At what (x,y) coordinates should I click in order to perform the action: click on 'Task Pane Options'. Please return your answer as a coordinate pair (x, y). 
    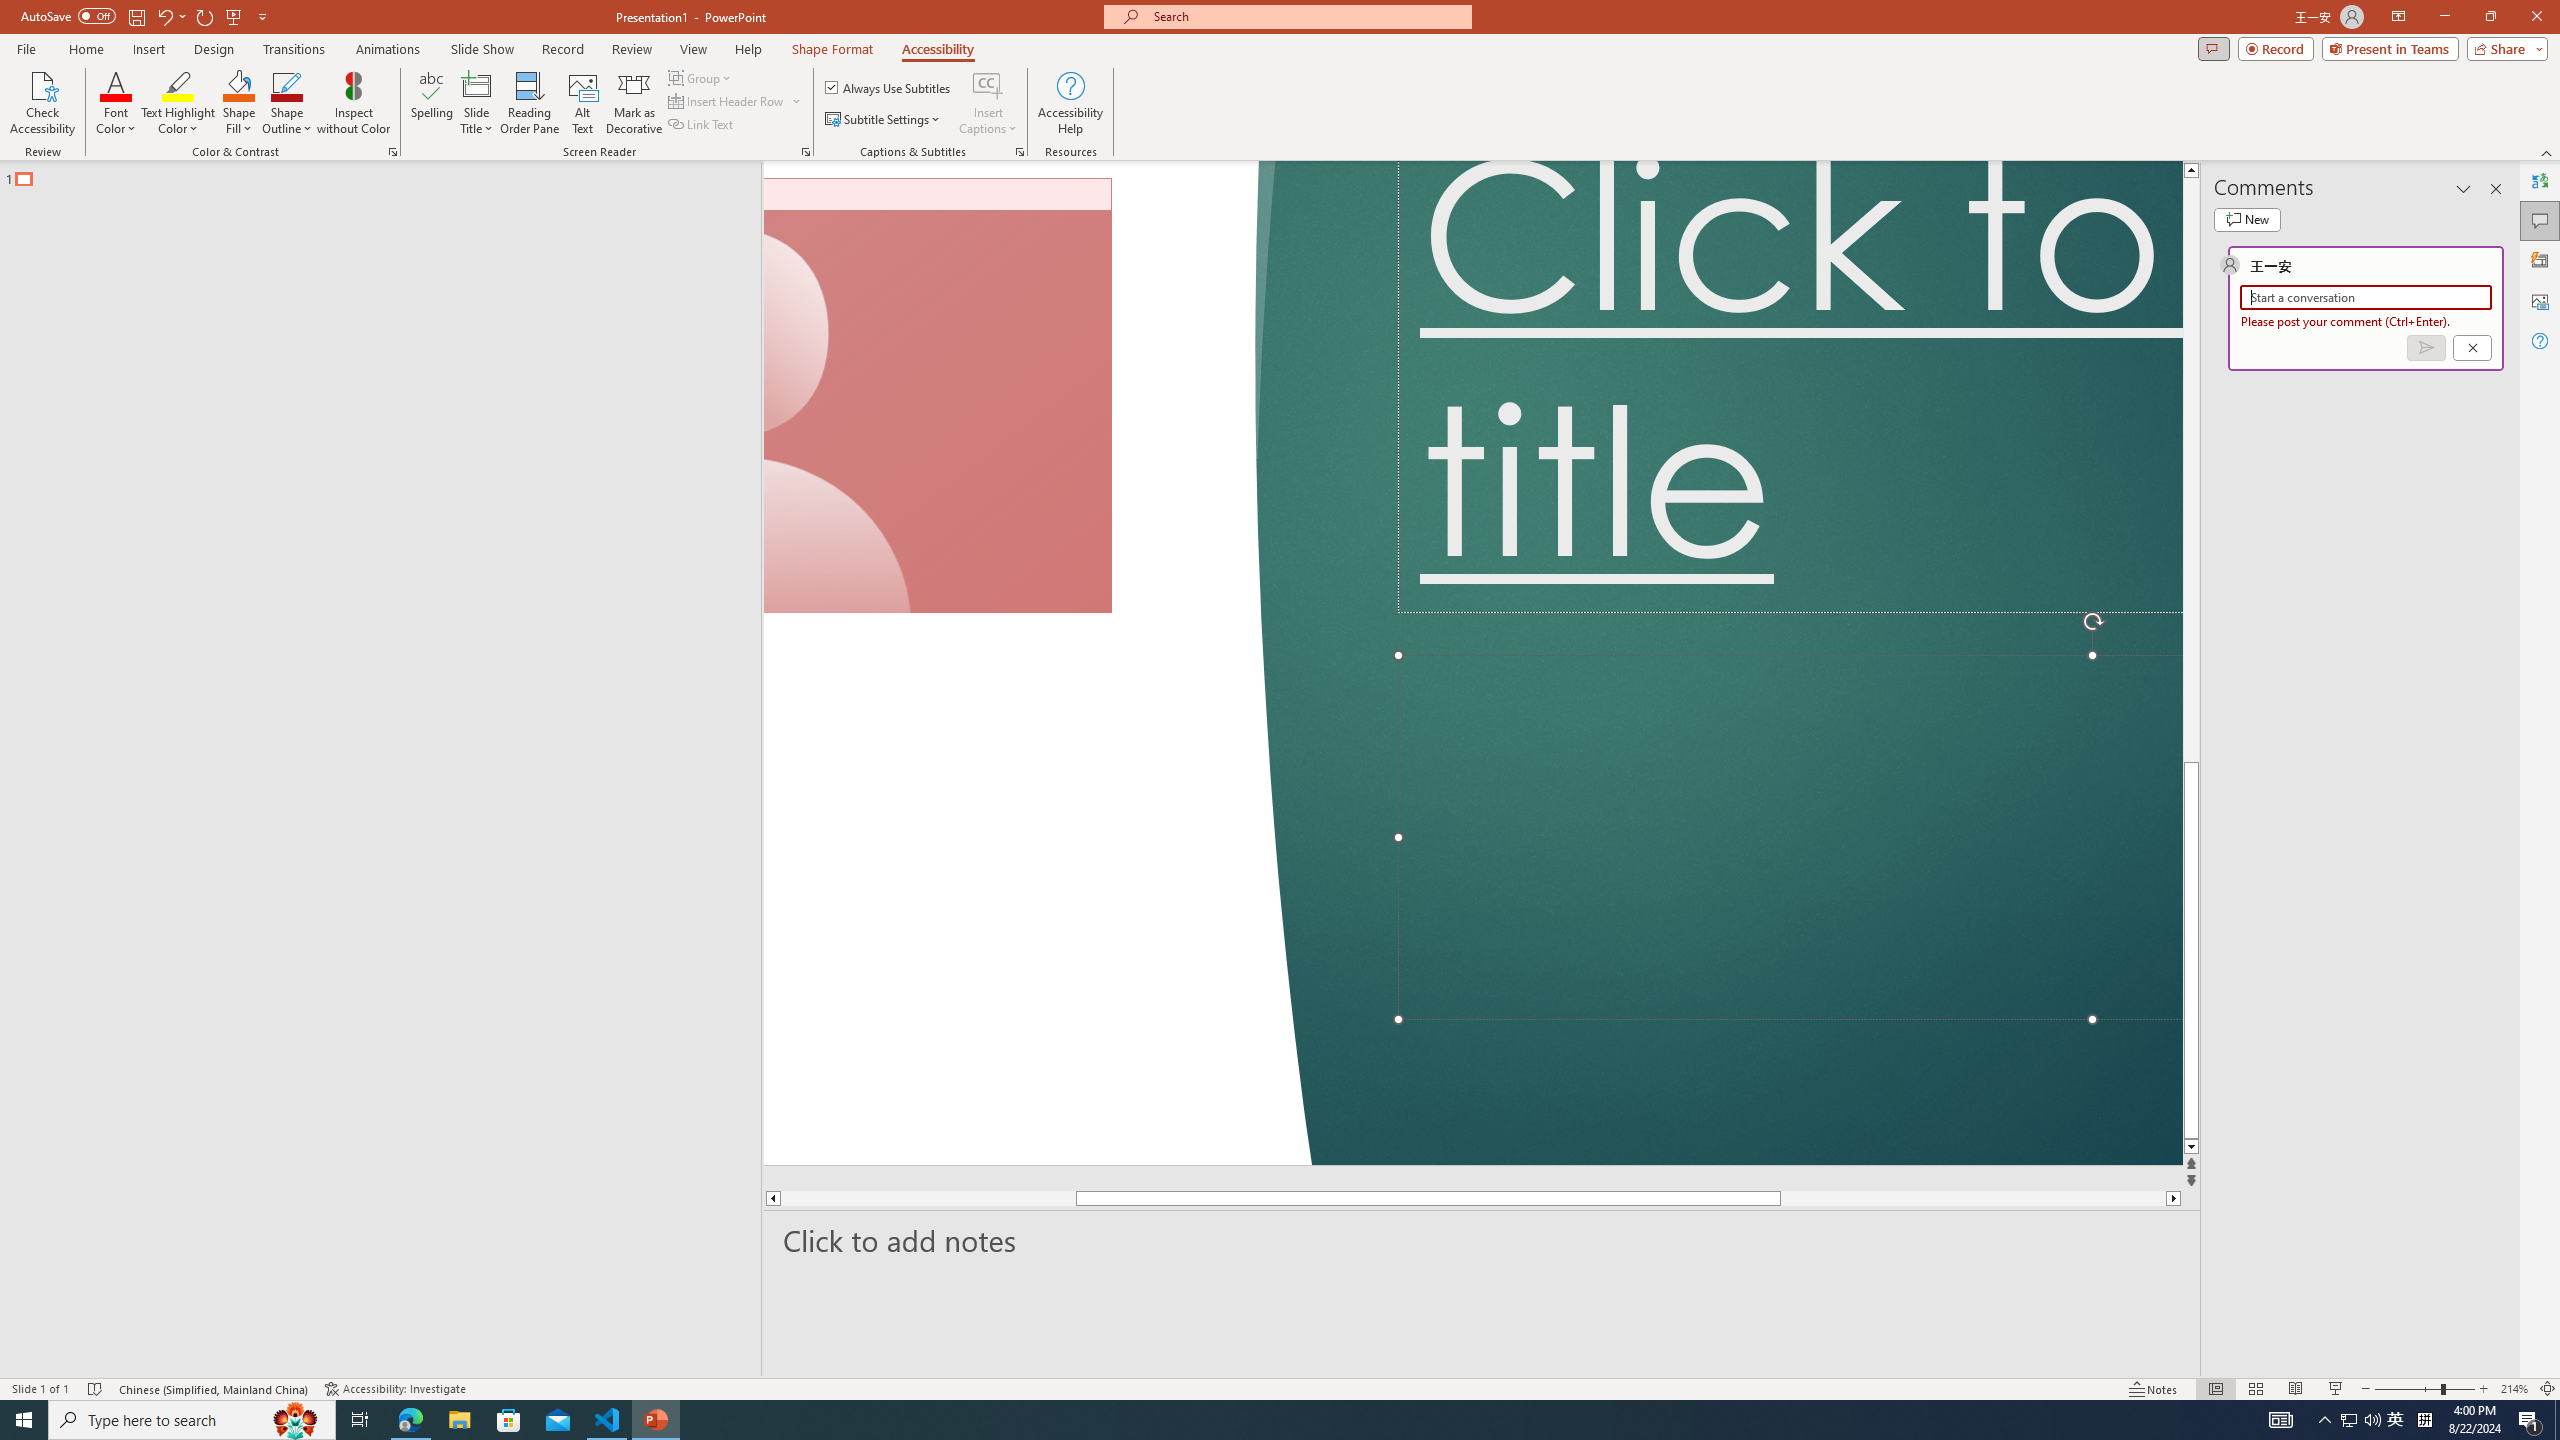
    Looking at the image, I should click on (2463, 188).